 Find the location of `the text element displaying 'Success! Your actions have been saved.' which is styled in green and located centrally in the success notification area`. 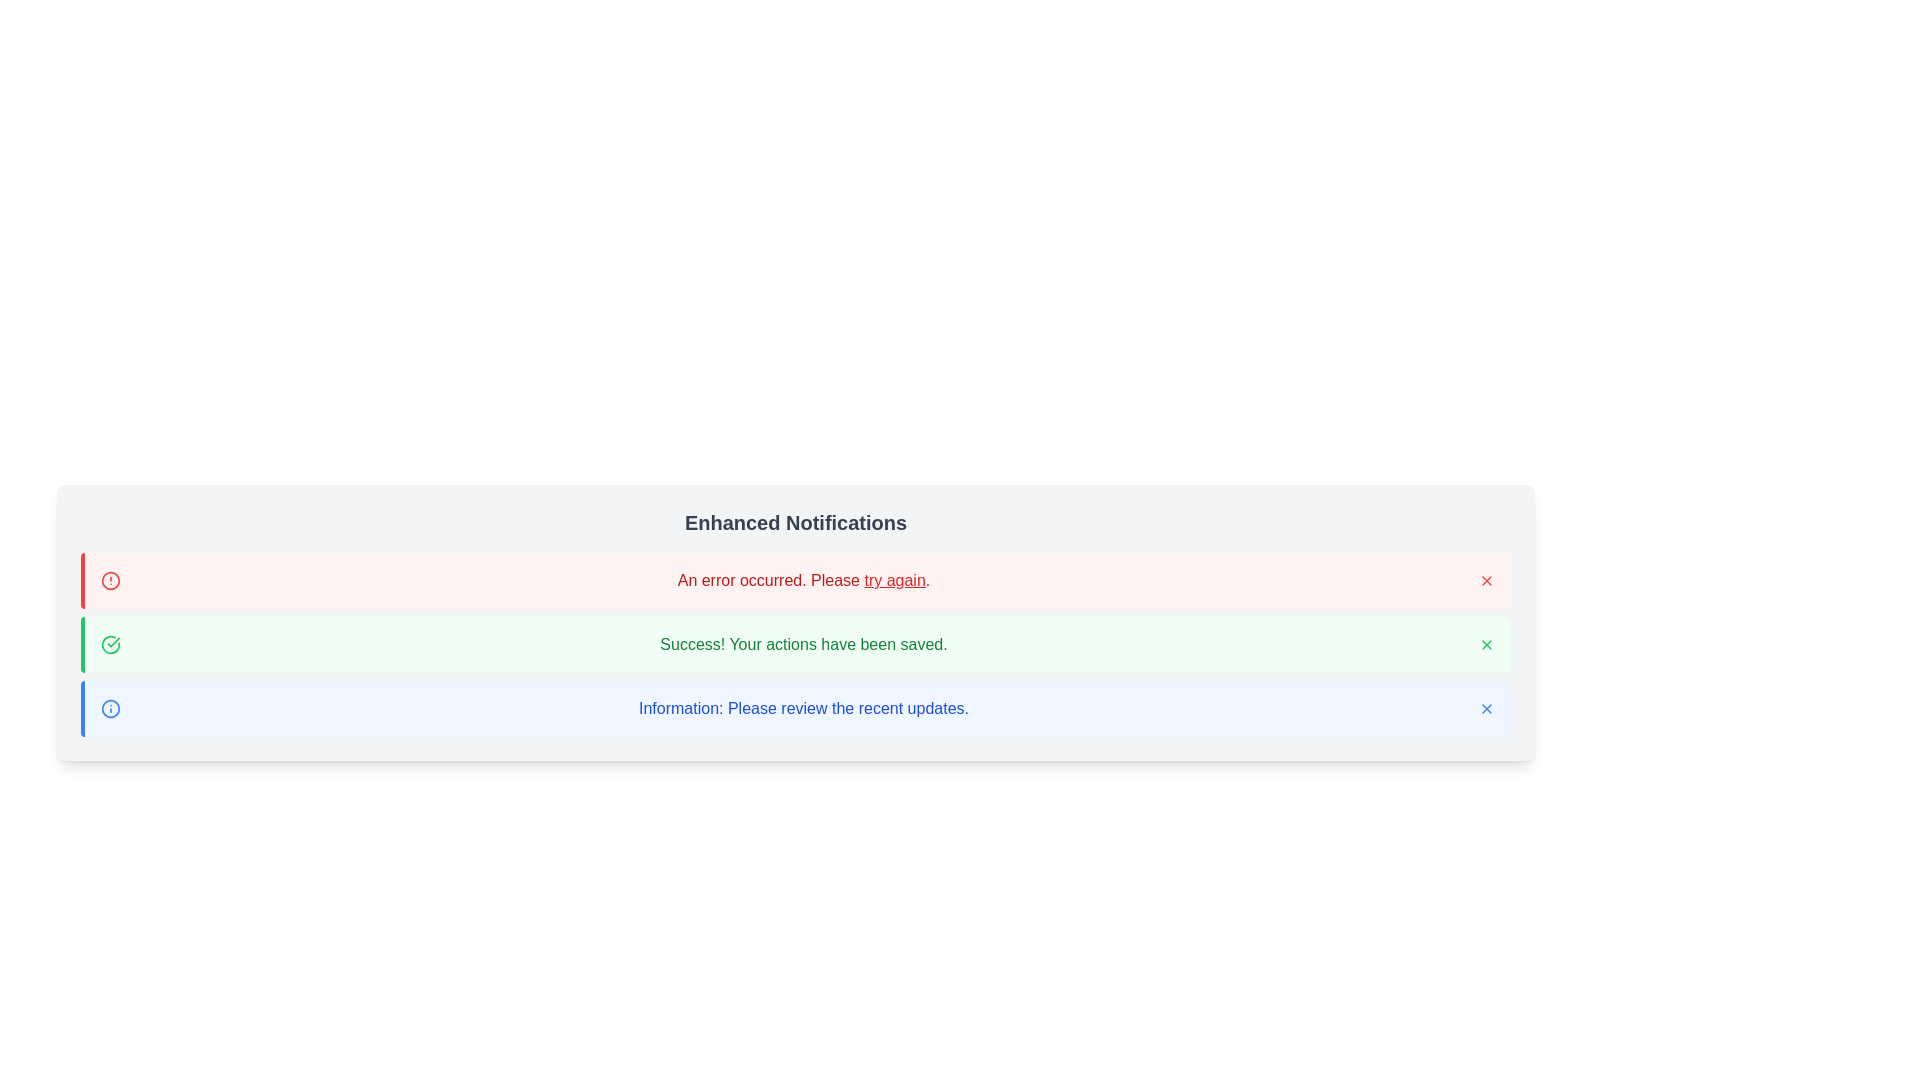

the text element displaying 'Success! Your actions have been saved.' which is styled in green and located centrally in the success notification area is located at coordinates (804, 644).